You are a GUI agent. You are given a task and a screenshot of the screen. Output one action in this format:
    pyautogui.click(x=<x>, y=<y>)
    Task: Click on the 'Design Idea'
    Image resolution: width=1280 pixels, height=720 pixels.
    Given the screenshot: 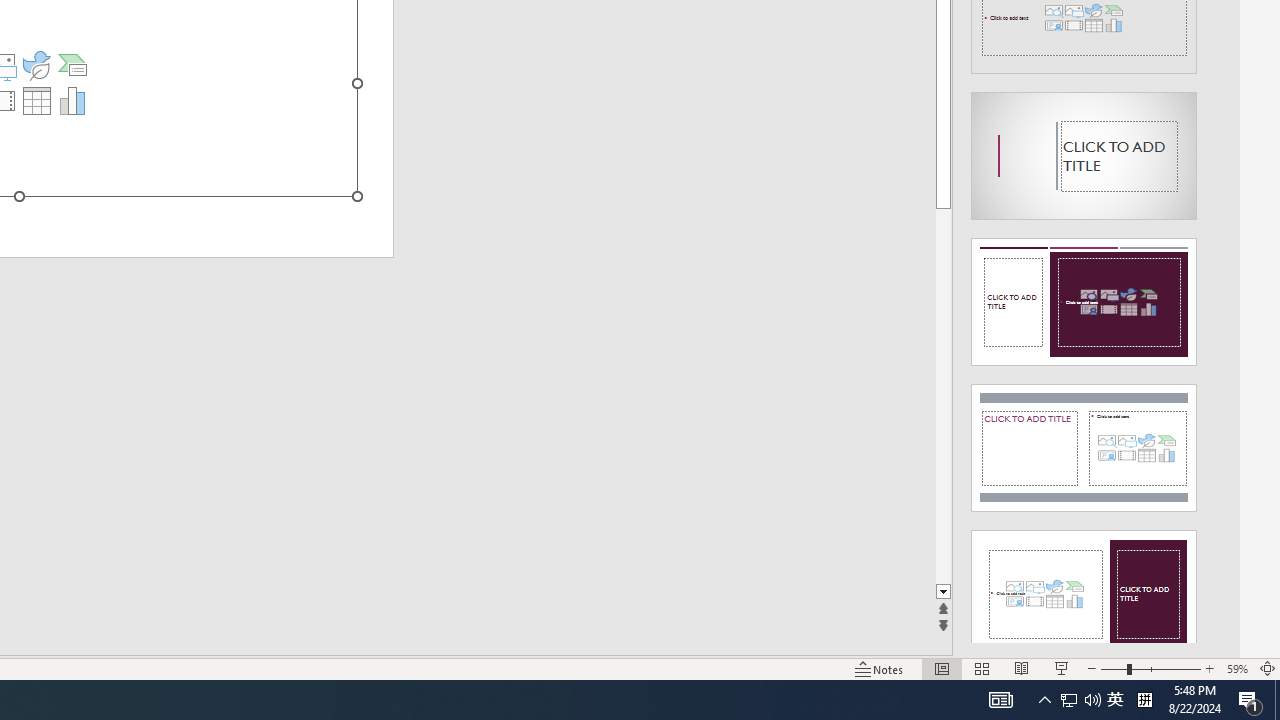 What is the action you would take?
    pyautogui.click(x=1083, y=586)
    